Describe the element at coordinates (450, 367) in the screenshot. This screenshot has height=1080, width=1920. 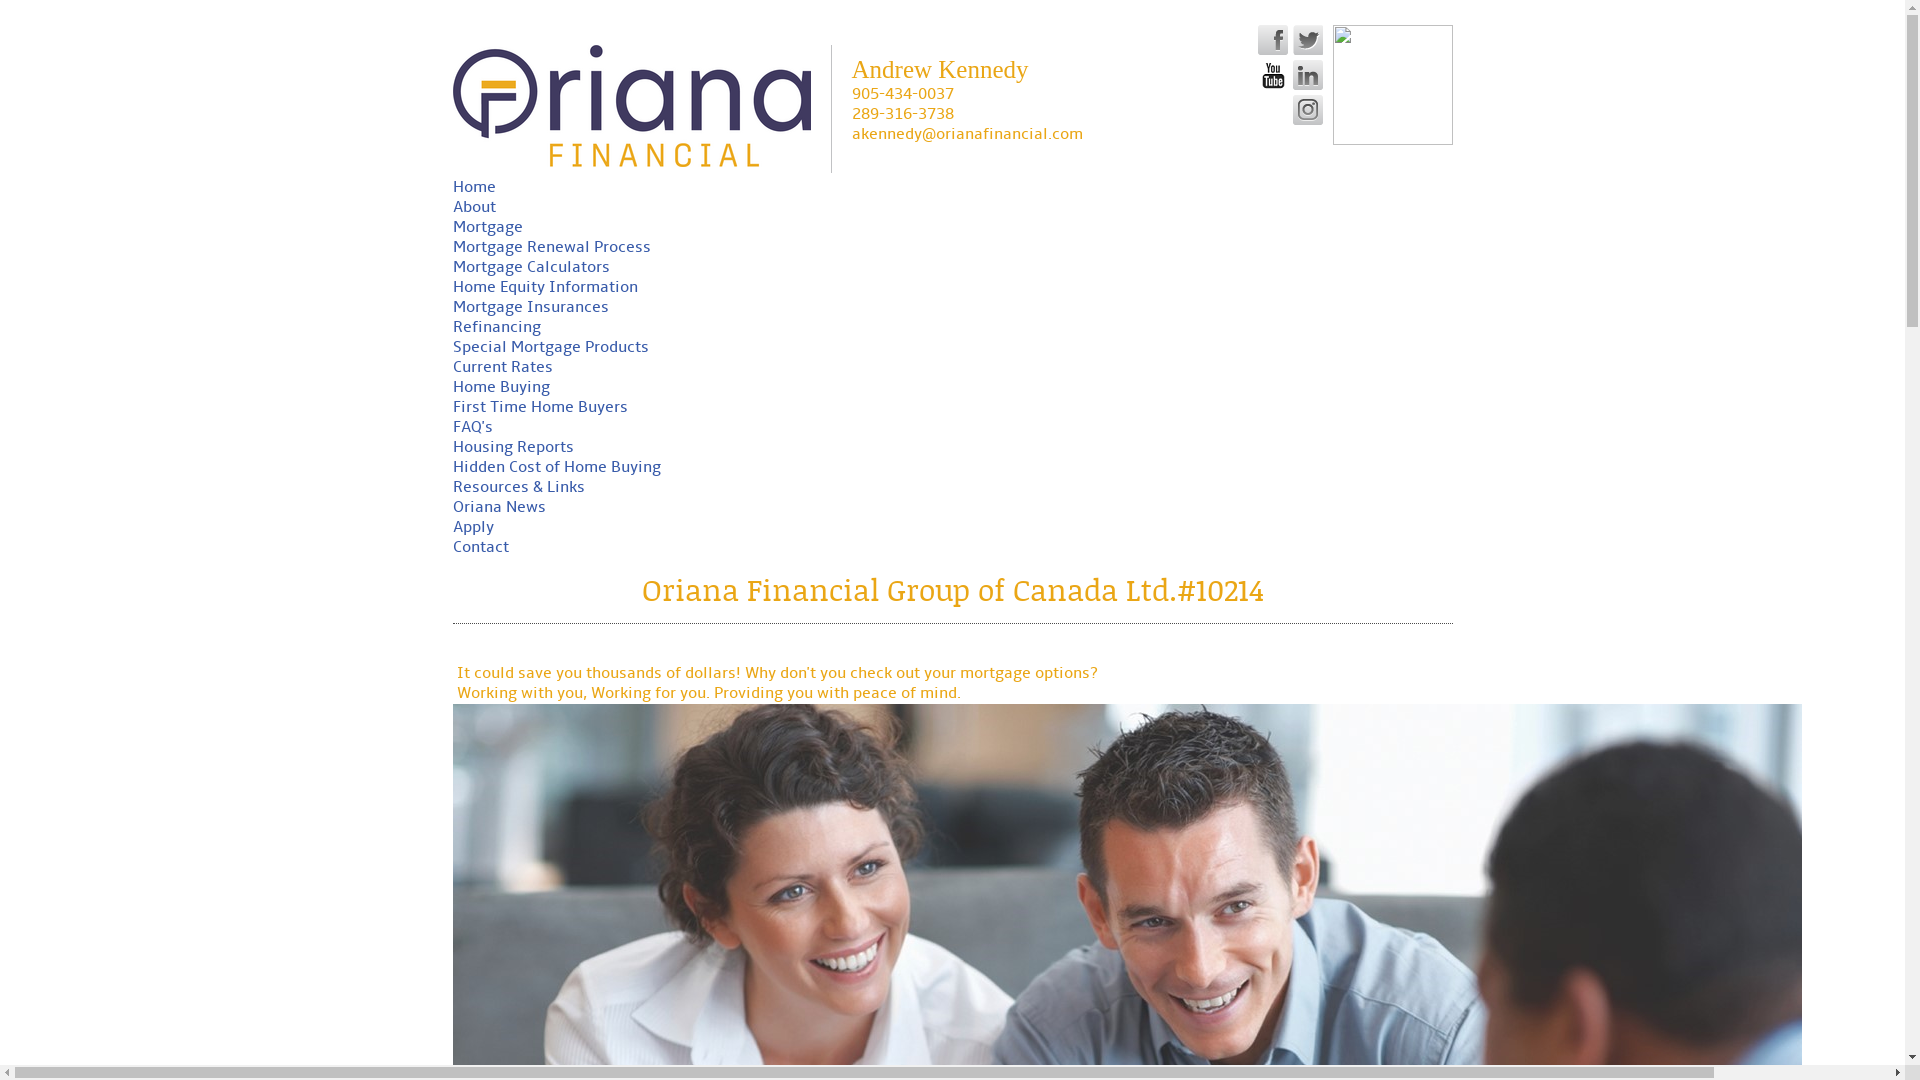
I see `'Current Rates'` at that location.